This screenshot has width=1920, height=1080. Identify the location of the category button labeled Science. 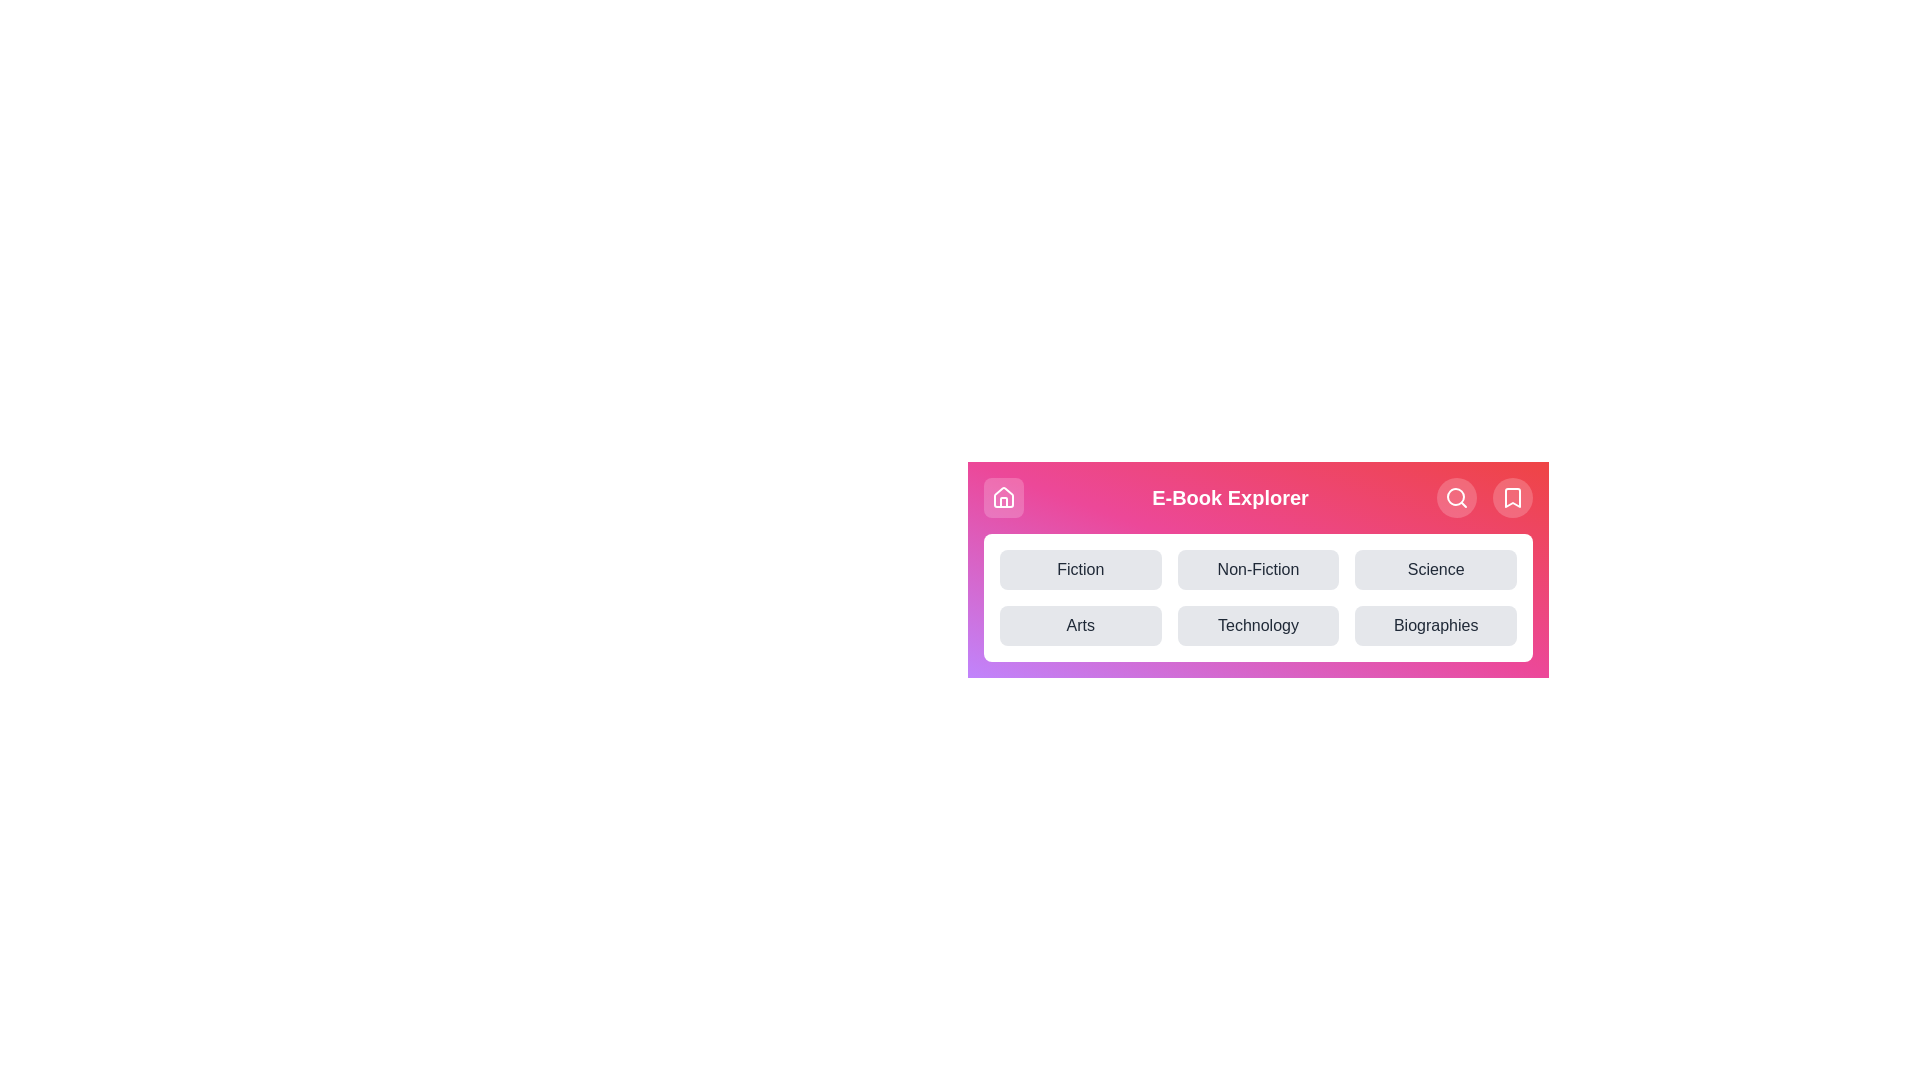
(1434, 570).